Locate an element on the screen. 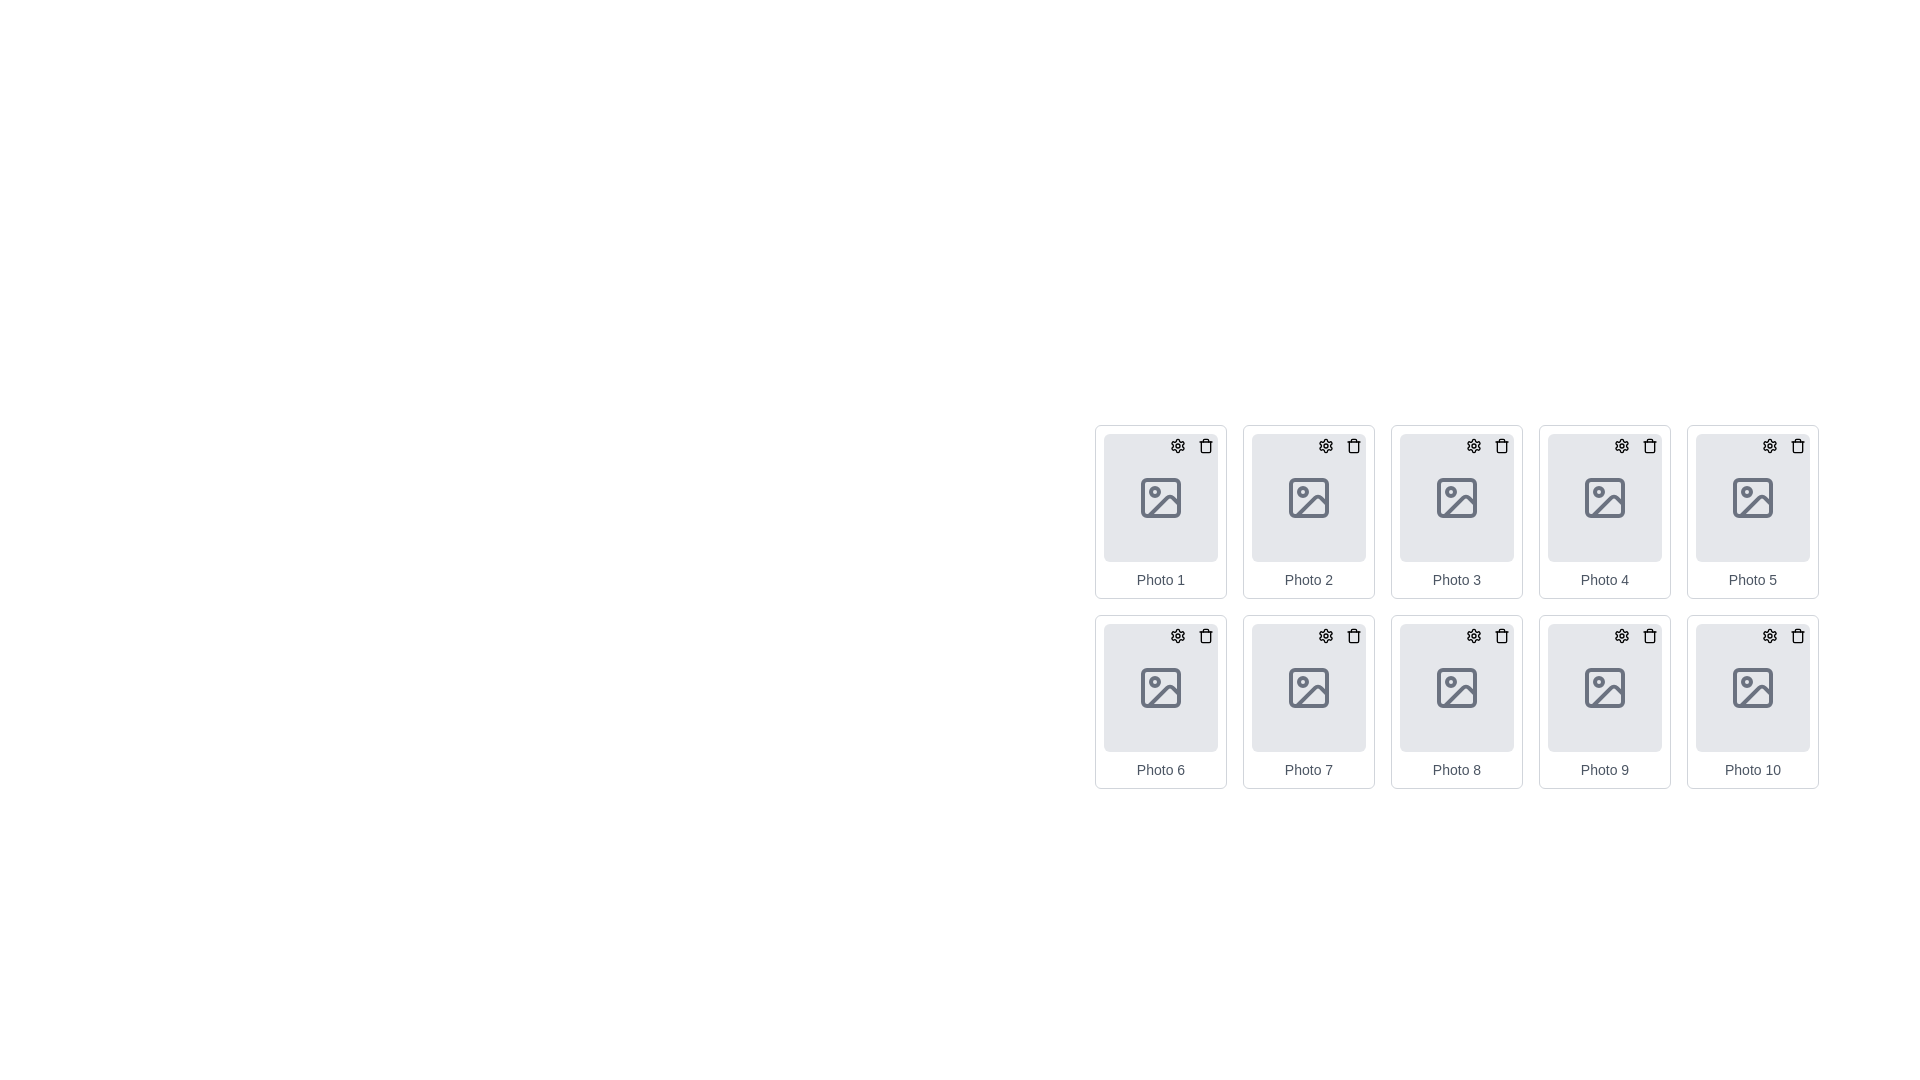  the Image placeholder box that has a light gray background with an image icon and the text 'Photo 1' below it is located at coordinates (1161, 511).